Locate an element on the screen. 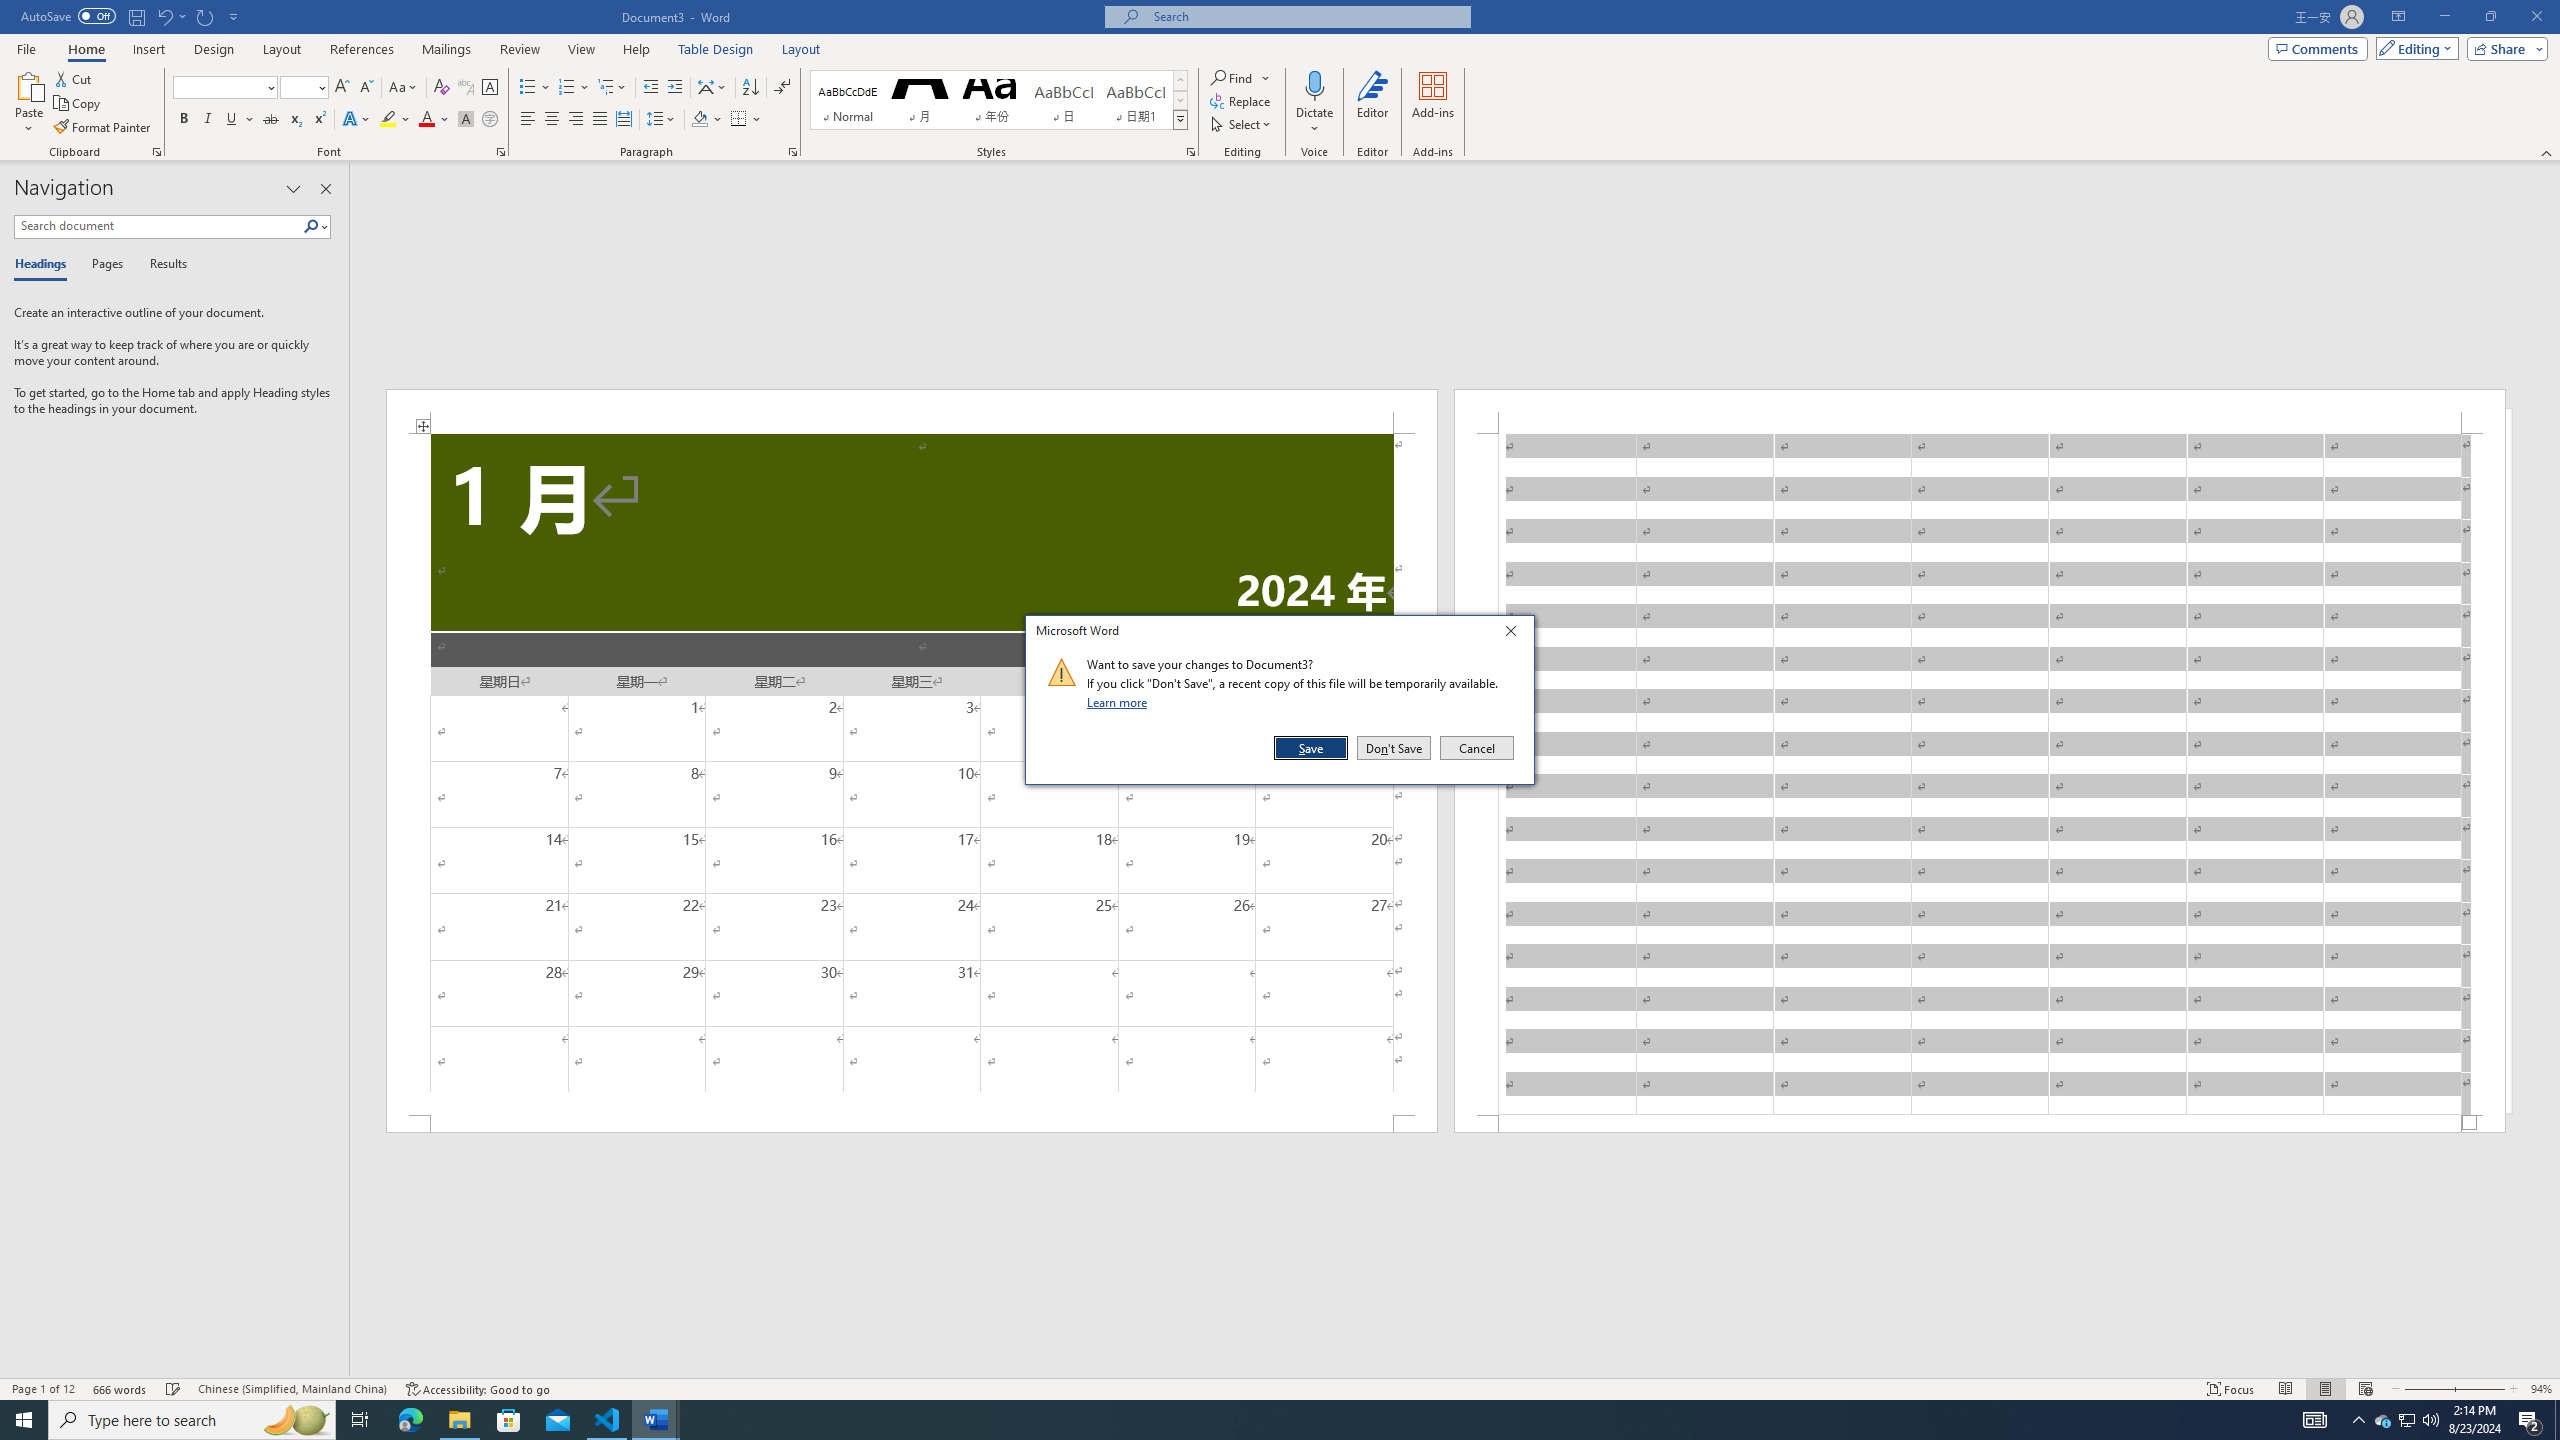 The height and width of the screenshot is (1440, 2560). 'Change Case' is located at coordinates (403, 87).